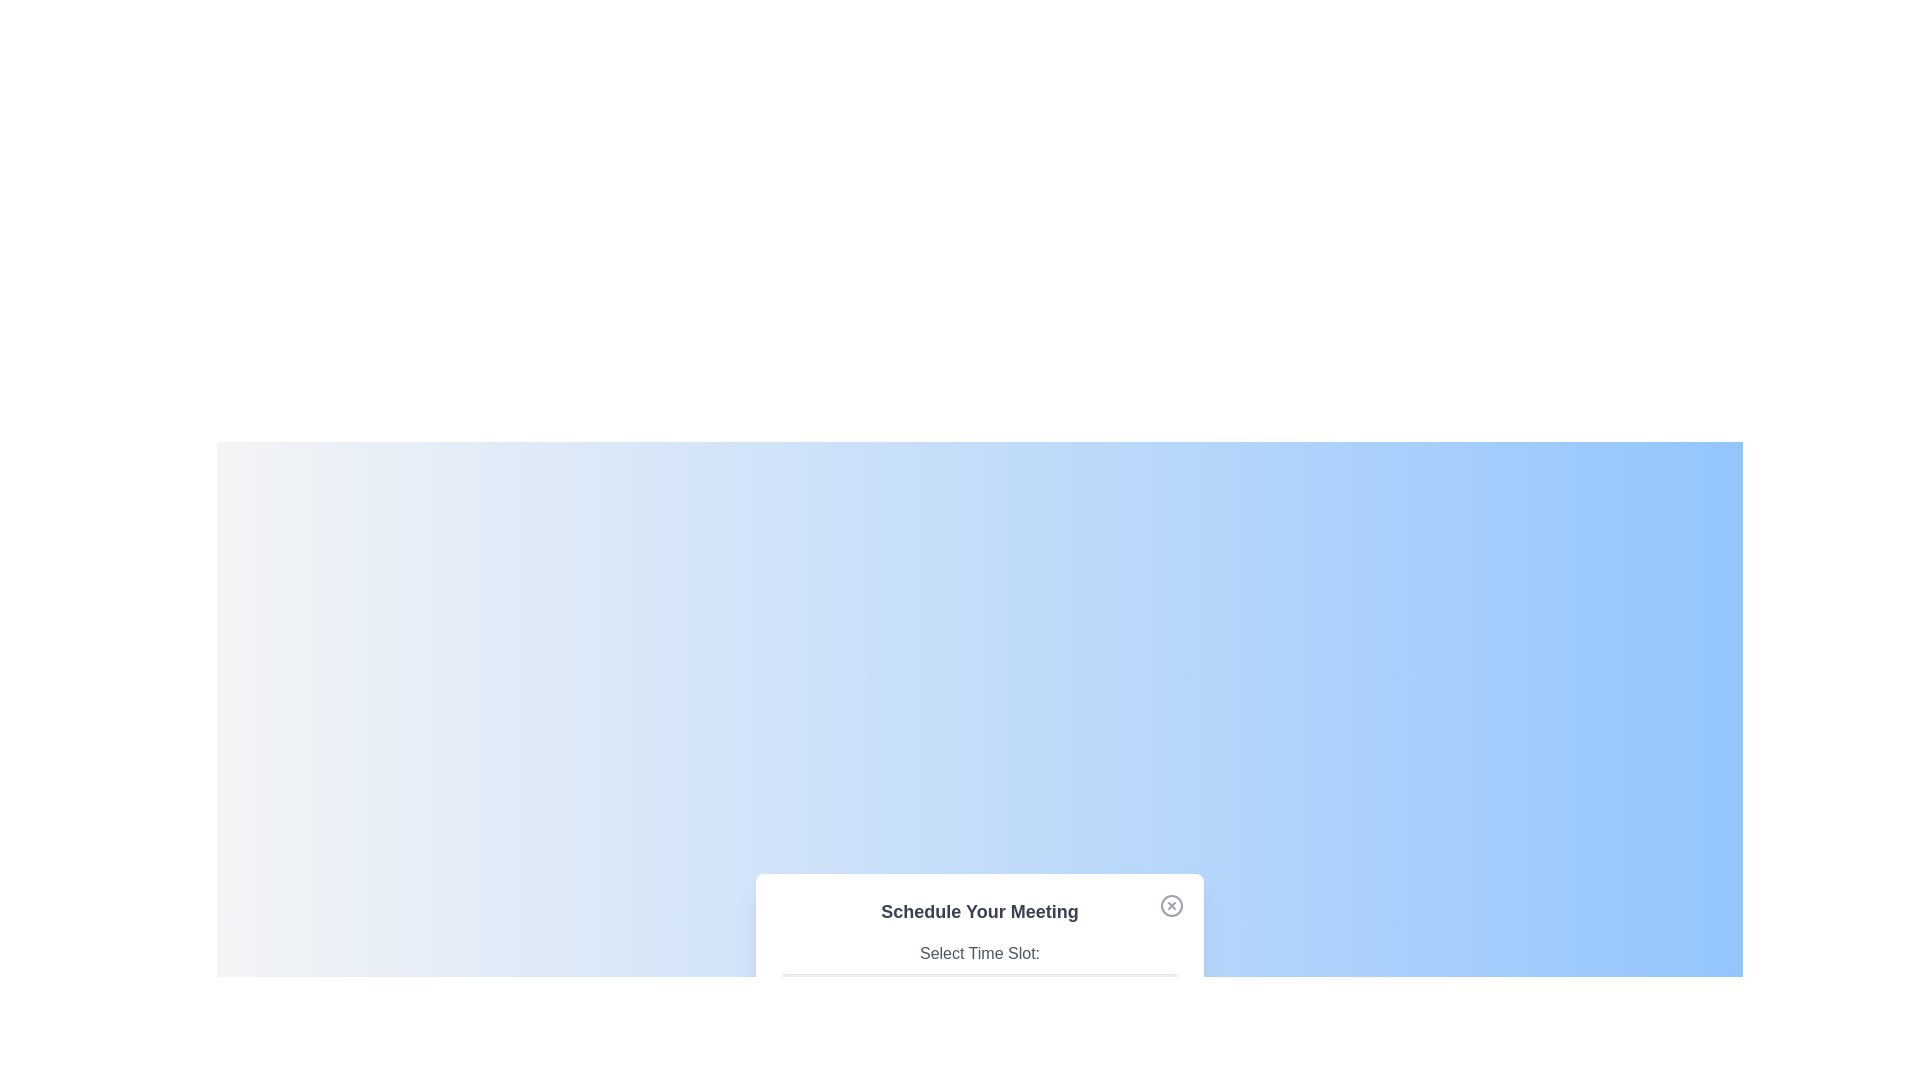 The image size is (1920, 1080). I want to click on the time slot 3:00 PM from the dropdown menu, so click(979, 991).